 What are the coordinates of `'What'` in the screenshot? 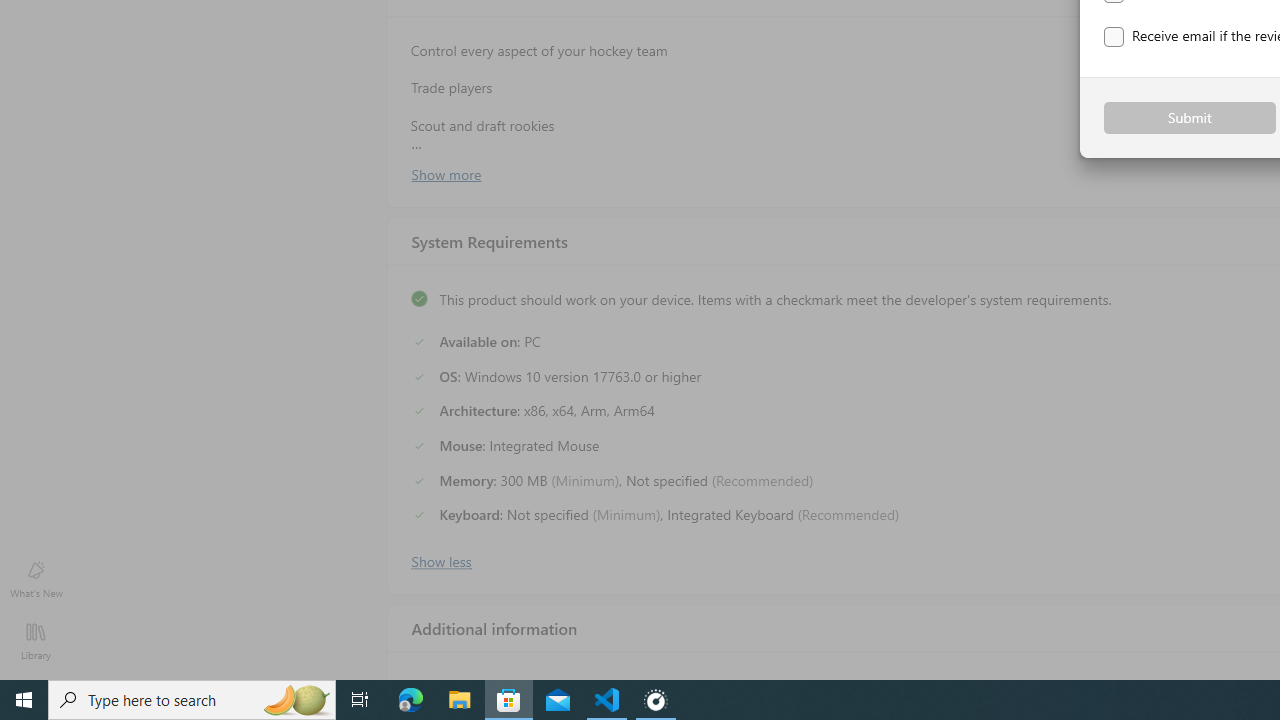 It's located at (35, 578).